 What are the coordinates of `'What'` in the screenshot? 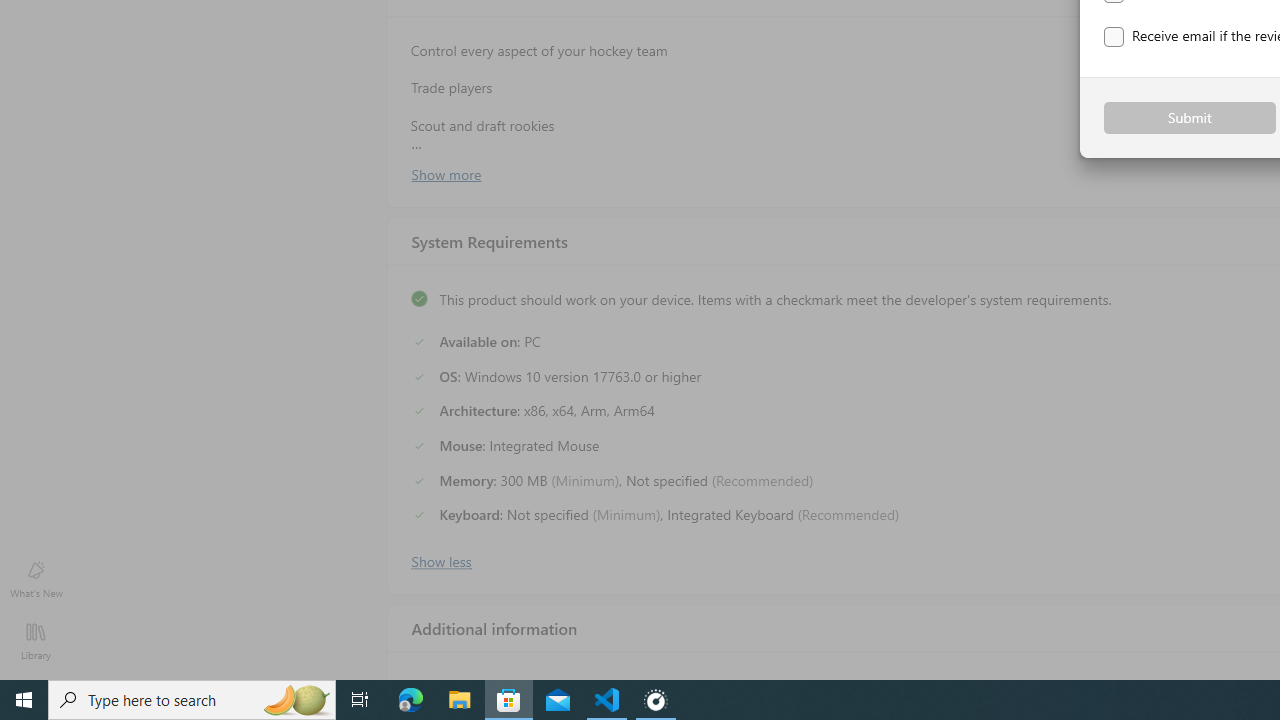 It's located at (35, 578).